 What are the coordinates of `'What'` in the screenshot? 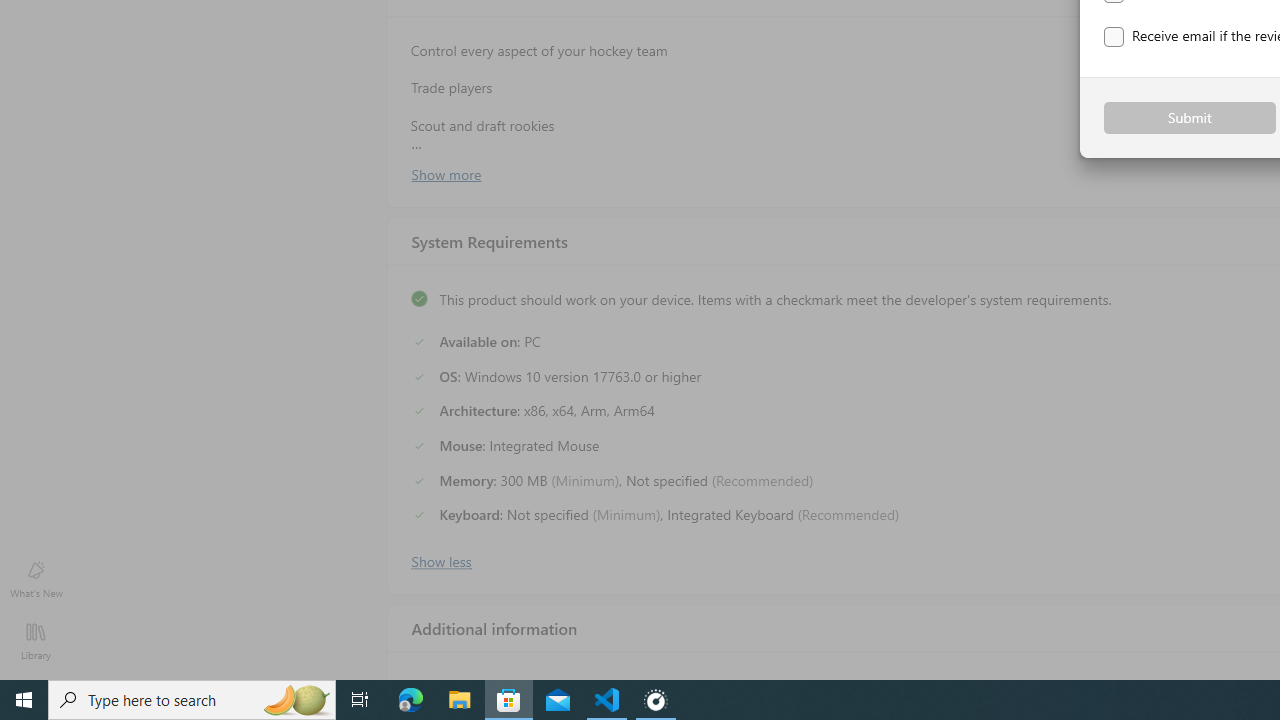 It's located at (35, 578).